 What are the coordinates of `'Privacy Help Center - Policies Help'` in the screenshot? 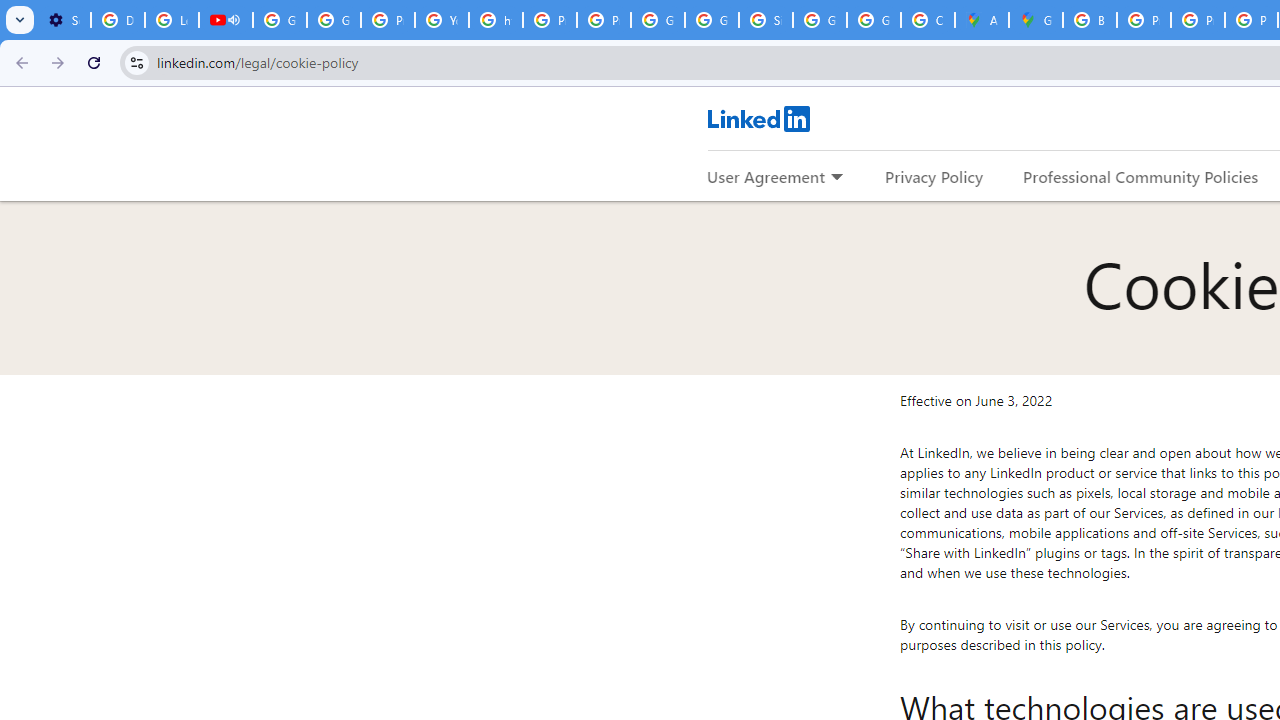 It's located at (1144, 20).